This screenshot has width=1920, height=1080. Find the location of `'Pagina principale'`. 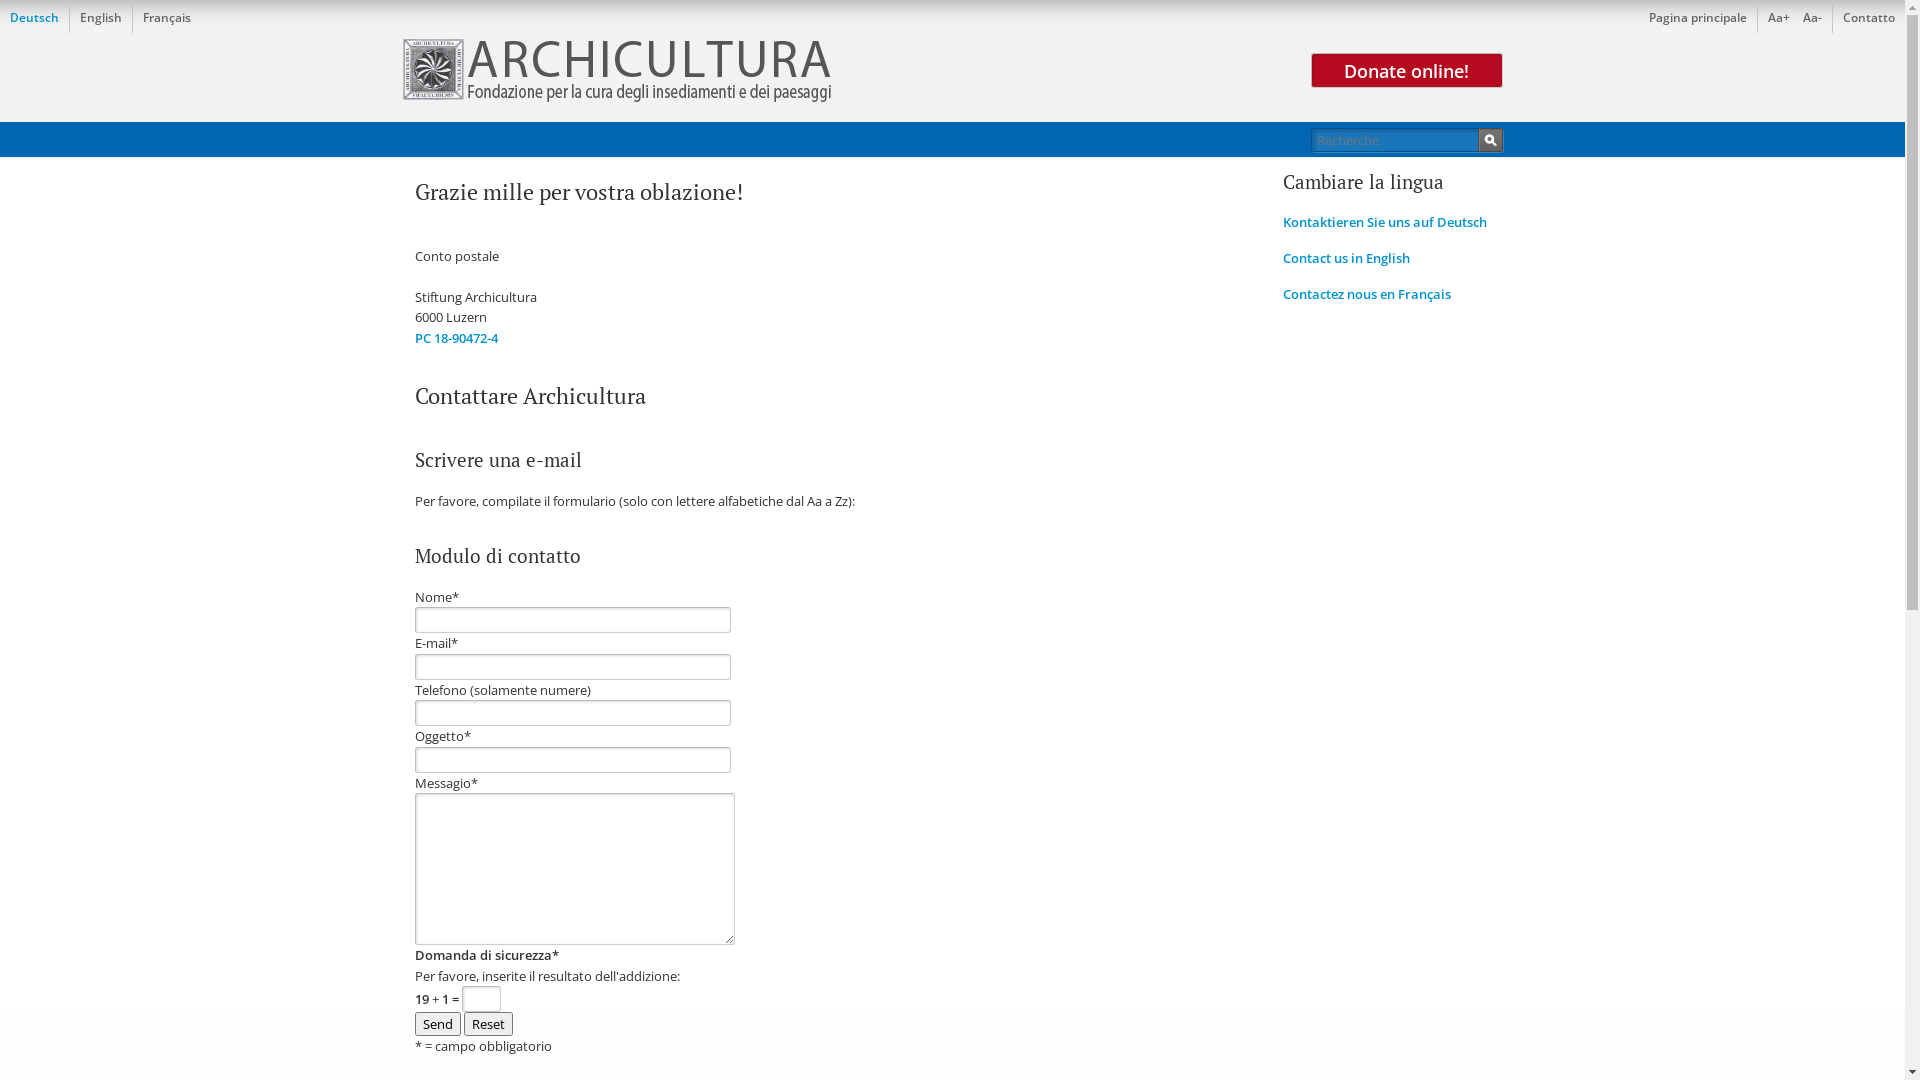

'Pagina principale' is located at coordinates (1697, 18).